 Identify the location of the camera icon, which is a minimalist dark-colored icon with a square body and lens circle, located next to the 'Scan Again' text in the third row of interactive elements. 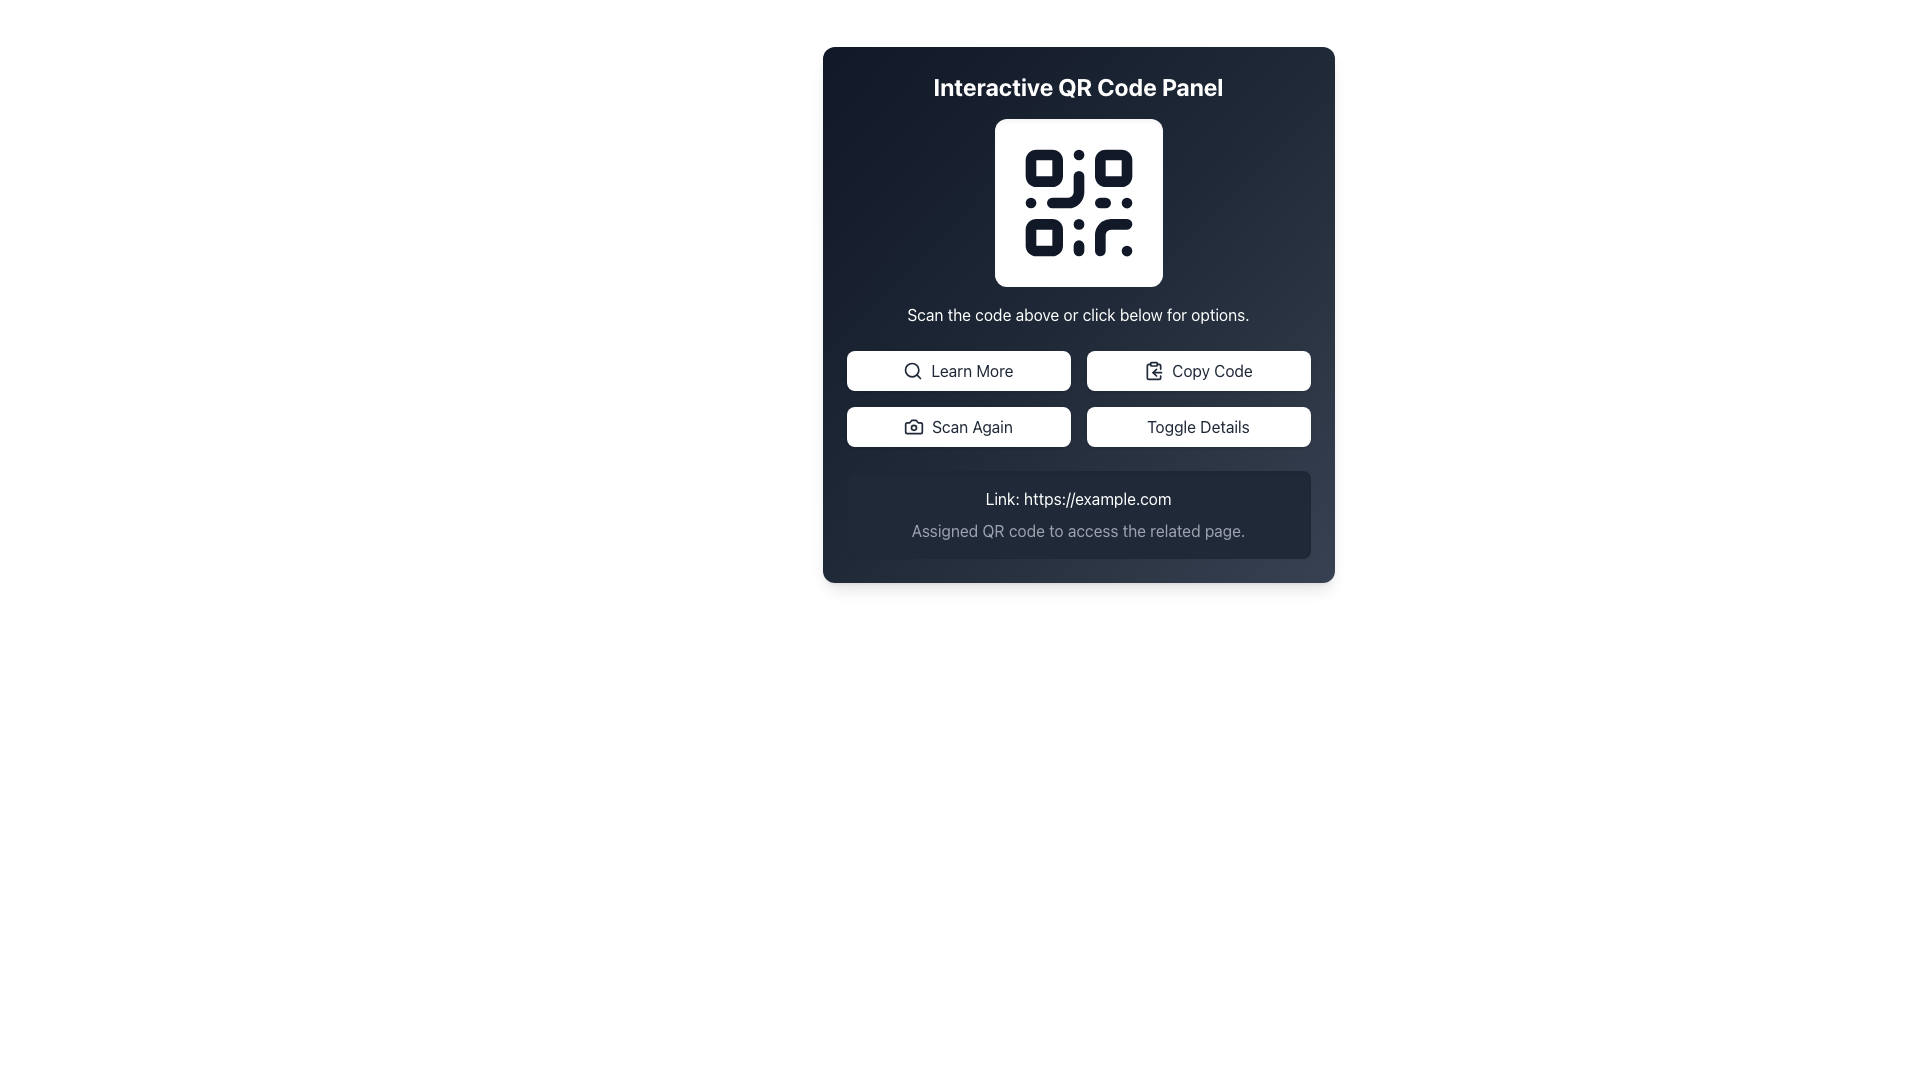
(913, 426).